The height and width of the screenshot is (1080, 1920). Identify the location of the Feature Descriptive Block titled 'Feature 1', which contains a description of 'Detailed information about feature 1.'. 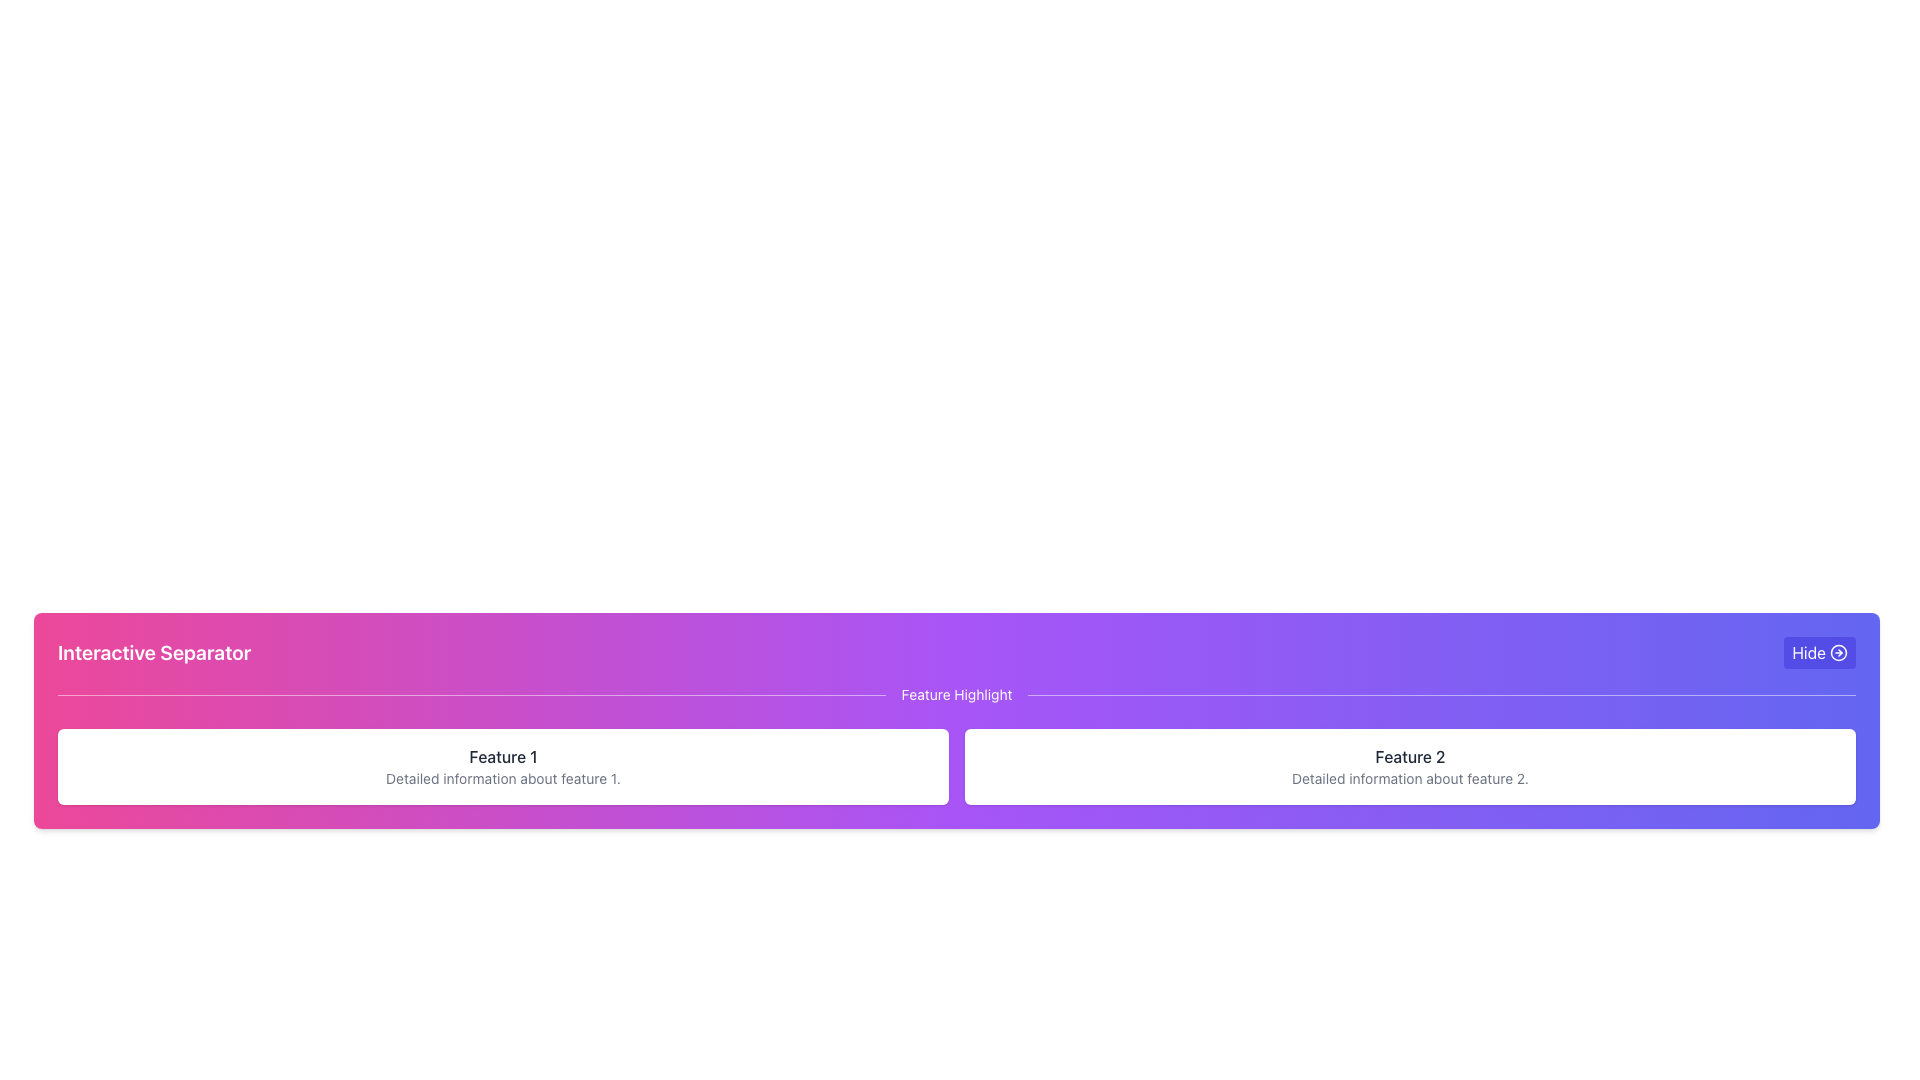
(503, 766).